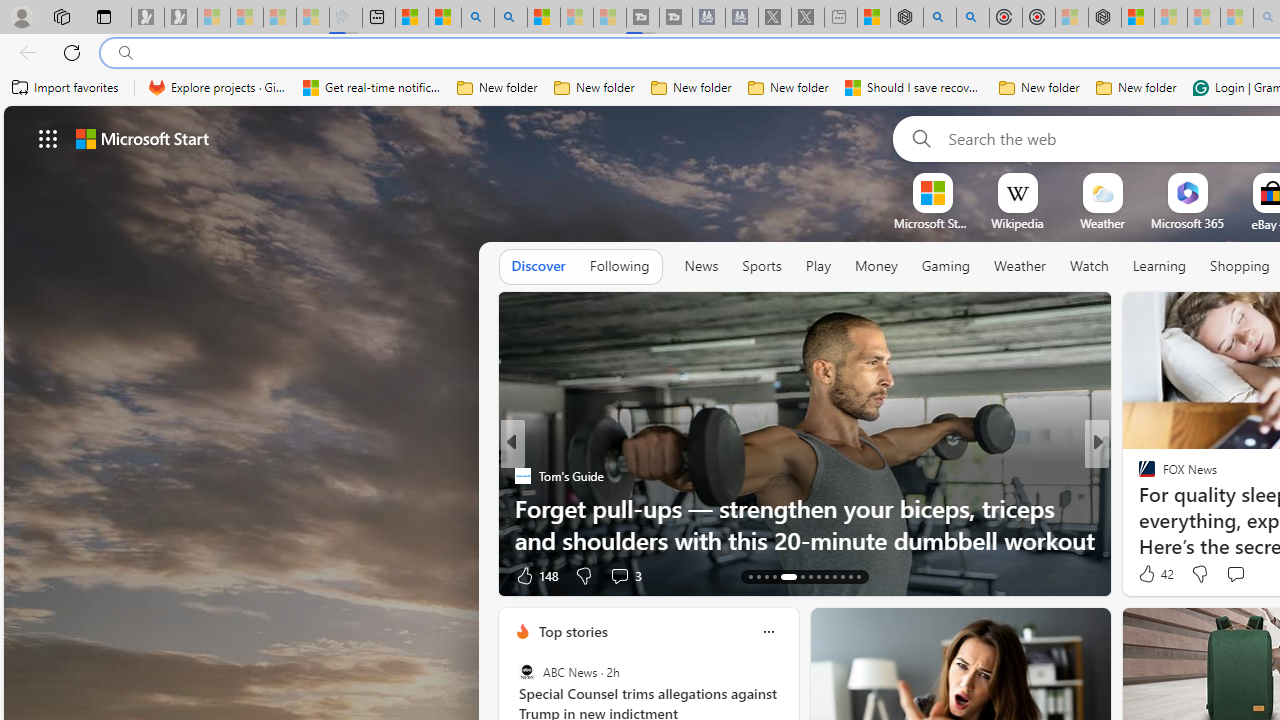 The height and width of the screenshot is (720, 1280). I want to click on 'Gaming', so click(944, 265).